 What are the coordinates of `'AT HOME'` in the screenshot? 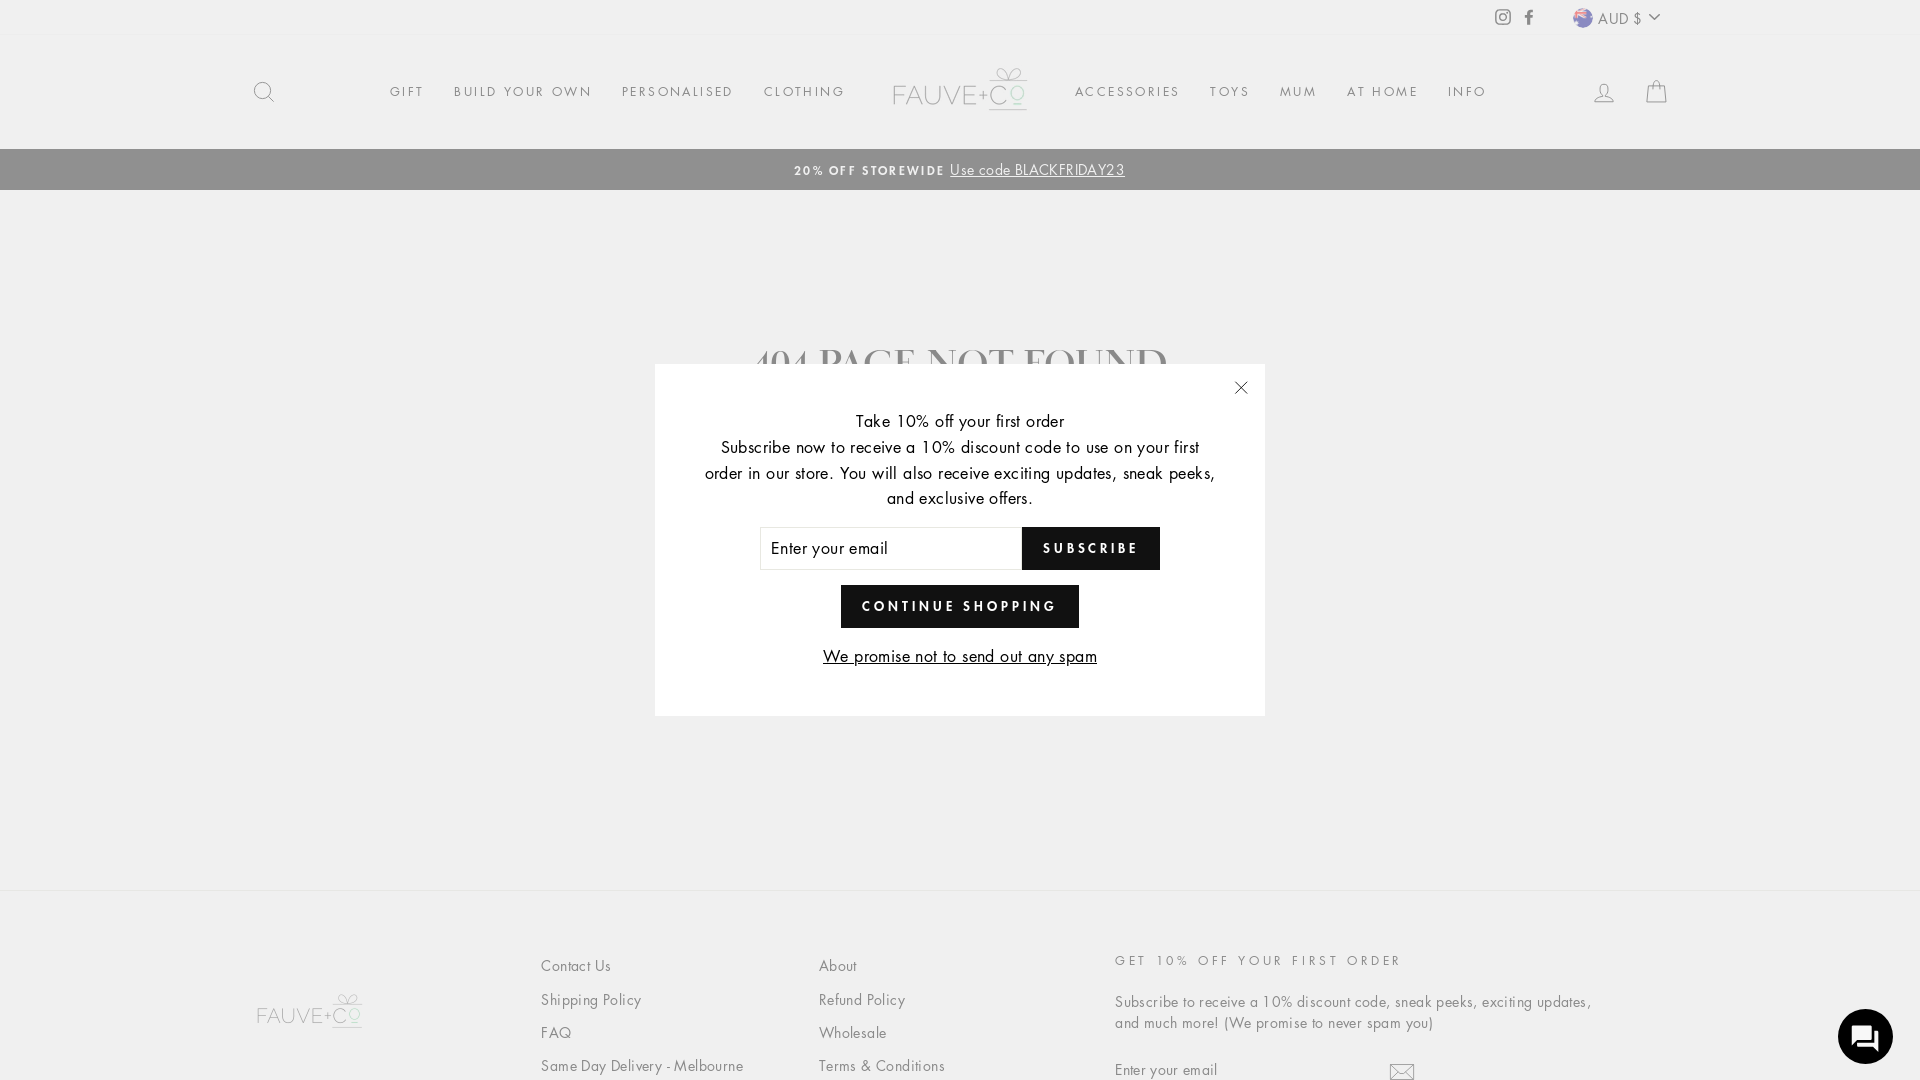 It's located at (1381, 92).